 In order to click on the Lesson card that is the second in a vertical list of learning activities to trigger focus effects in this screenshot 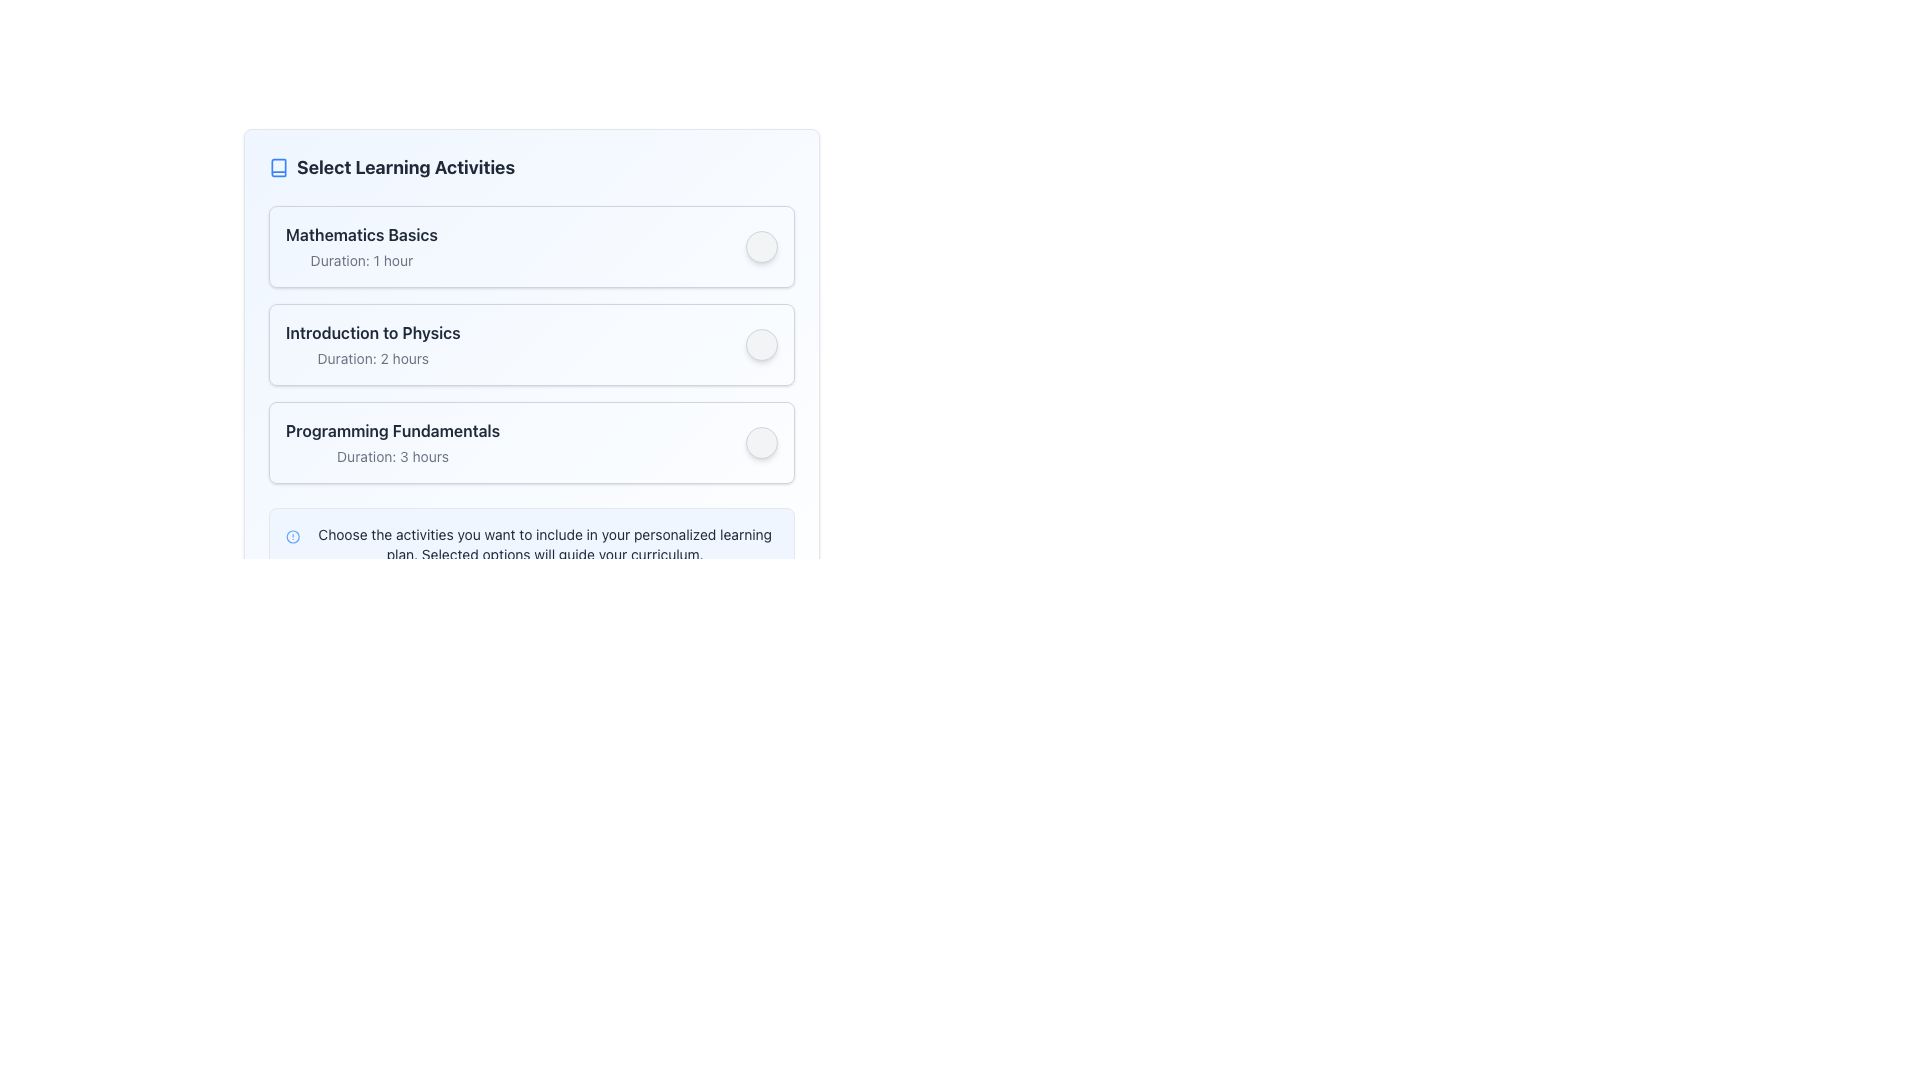, I will do `click(532, 343)`.